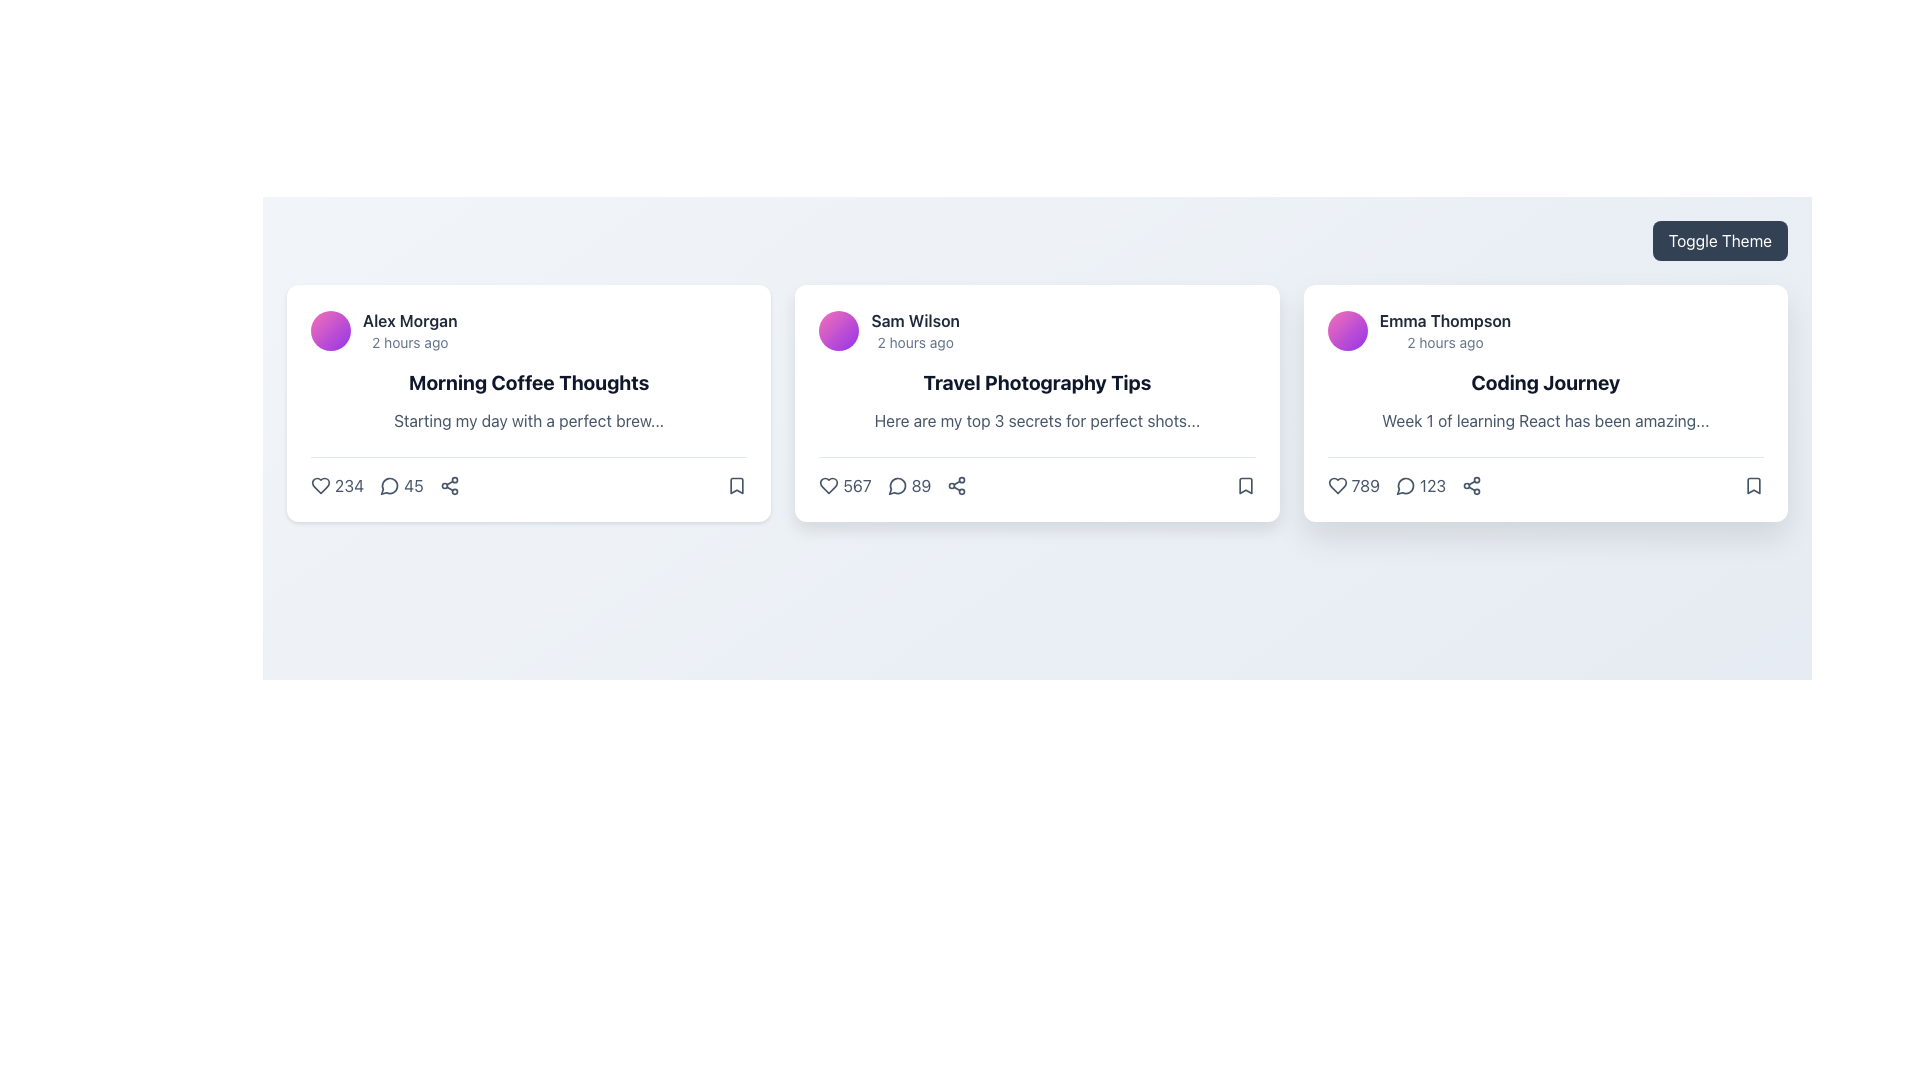  Describe the element at coordinates (389, 486) in the screenshot. I see `the small circular speech bubble icon located between the like icon and the share icon at the bottom of the 'Morning Coffee Thoughts' card` at that location.